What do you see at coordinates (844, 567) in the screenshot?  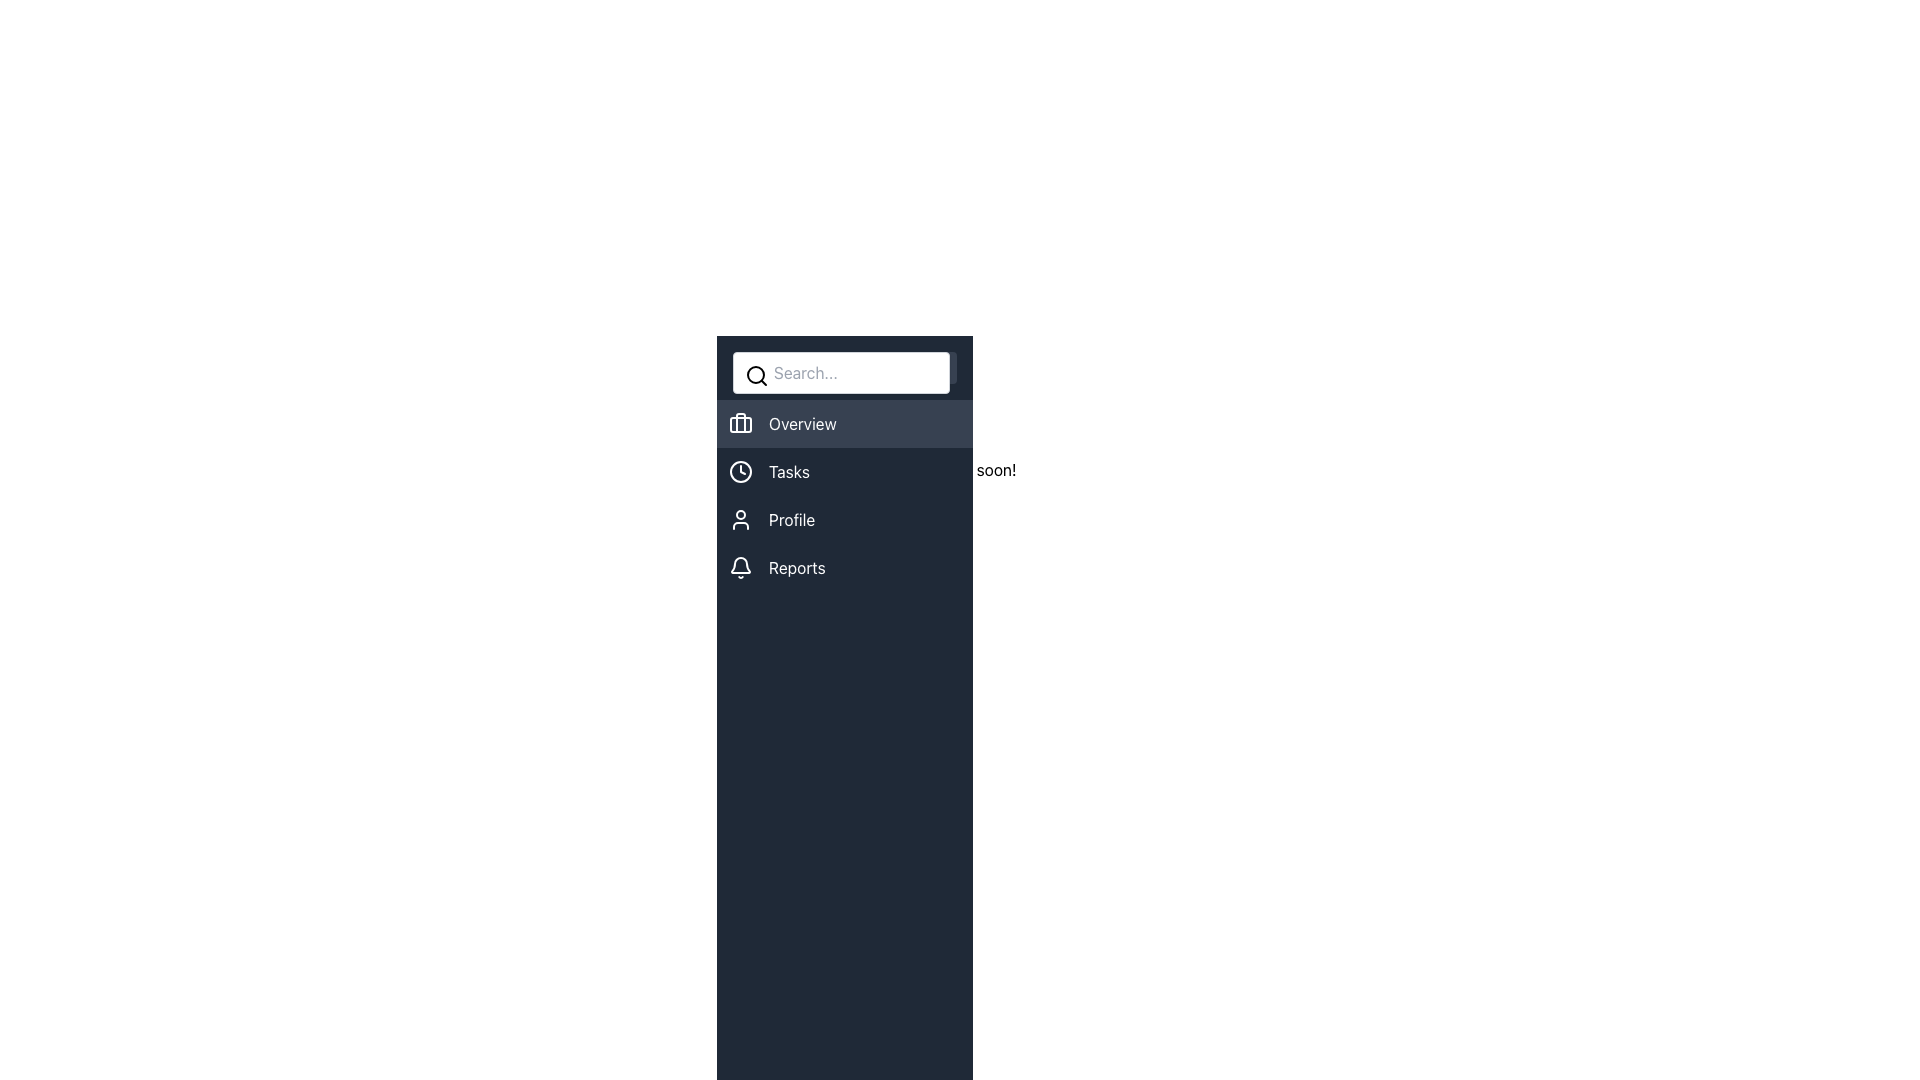 I see `the fourth menu item in the vertical navigation menu` at bounding box center [844, 567].